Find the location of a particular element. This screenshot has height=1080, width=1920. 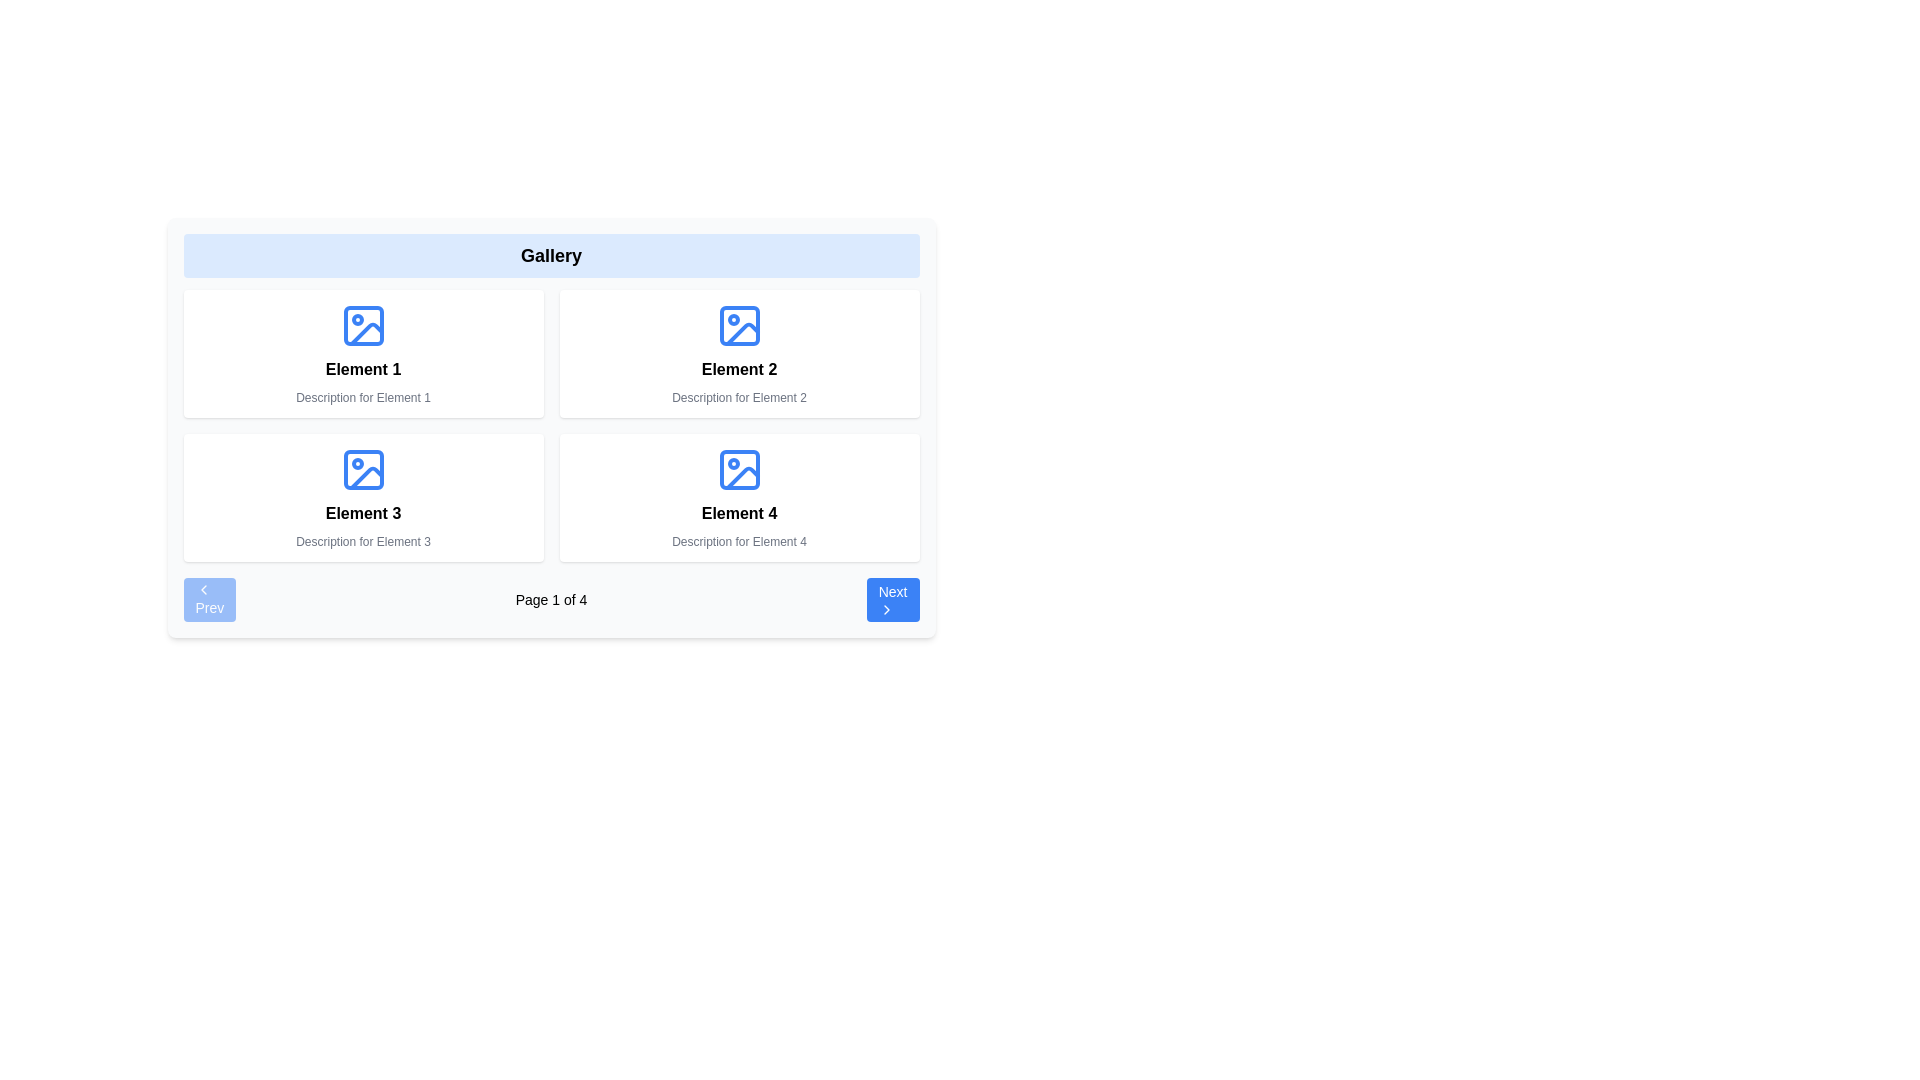

the small blue rectangle embedded within the SVG-based image icon of 'Element 4', located in the bottom-right slot of the grid layout is located at coordinates (738, 470).